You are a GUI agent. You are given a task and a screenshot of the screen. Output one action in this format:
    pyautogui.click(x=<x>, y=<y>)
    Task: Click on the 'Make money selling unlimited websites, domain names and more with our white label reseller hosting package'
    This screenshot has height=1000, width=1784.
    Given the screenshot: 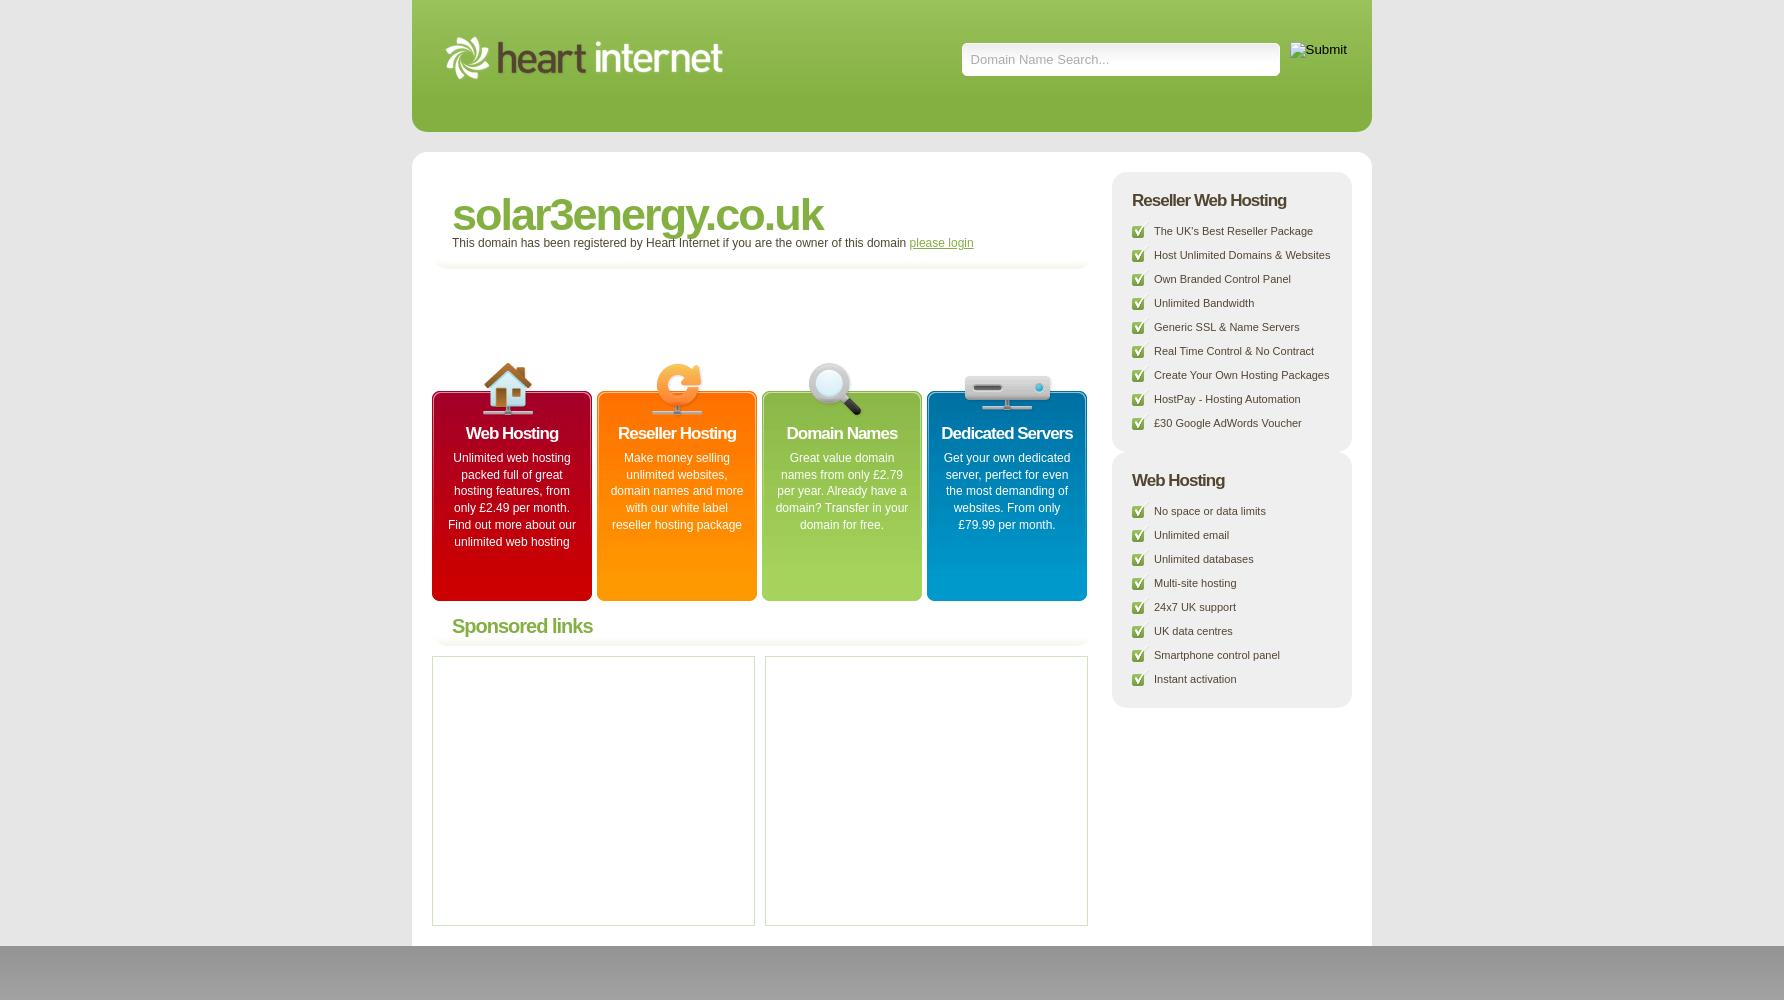 What is the action you would take?
    pyautogui.click(x=608, y=489)
    